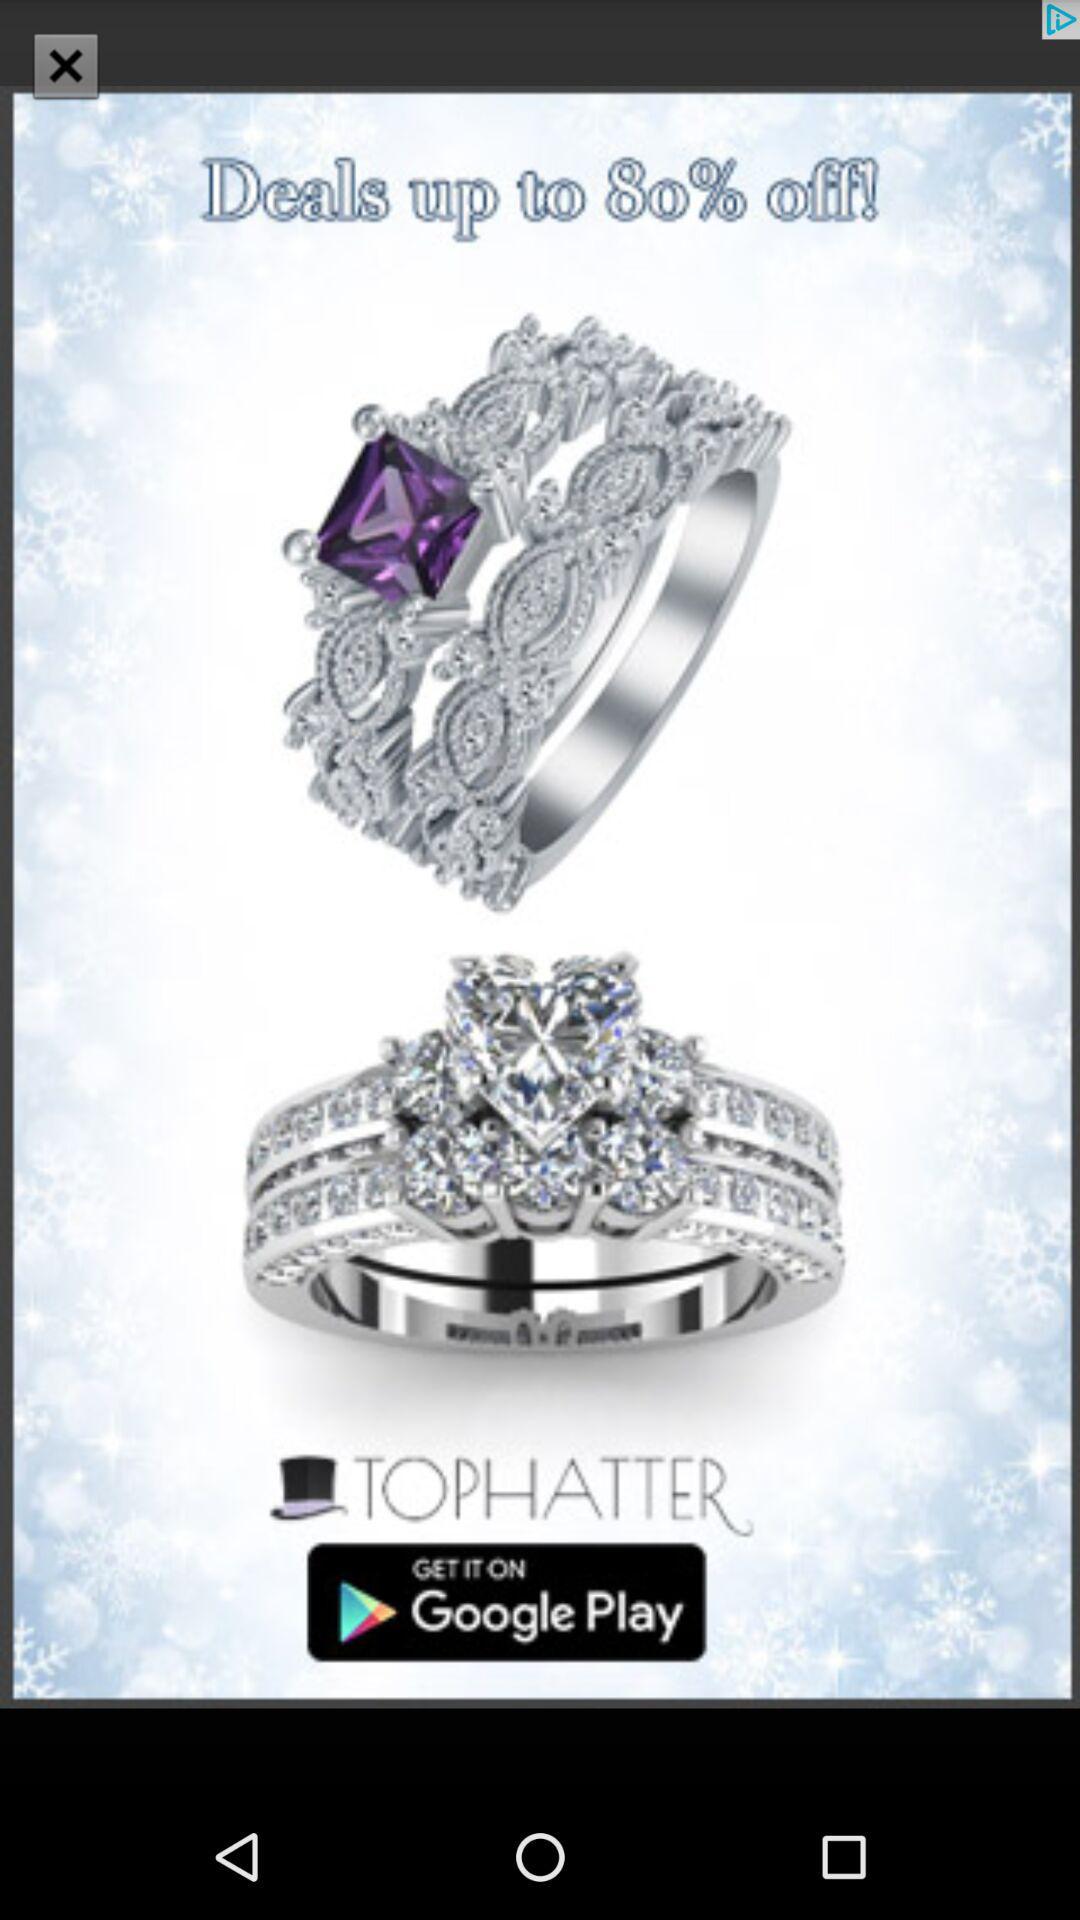 The height and width of the screenshot is (1920, 1080). What do you see at coordinates (64, 70) in the screenshot?
I see `the close icon` at bounding box center [64, 70].